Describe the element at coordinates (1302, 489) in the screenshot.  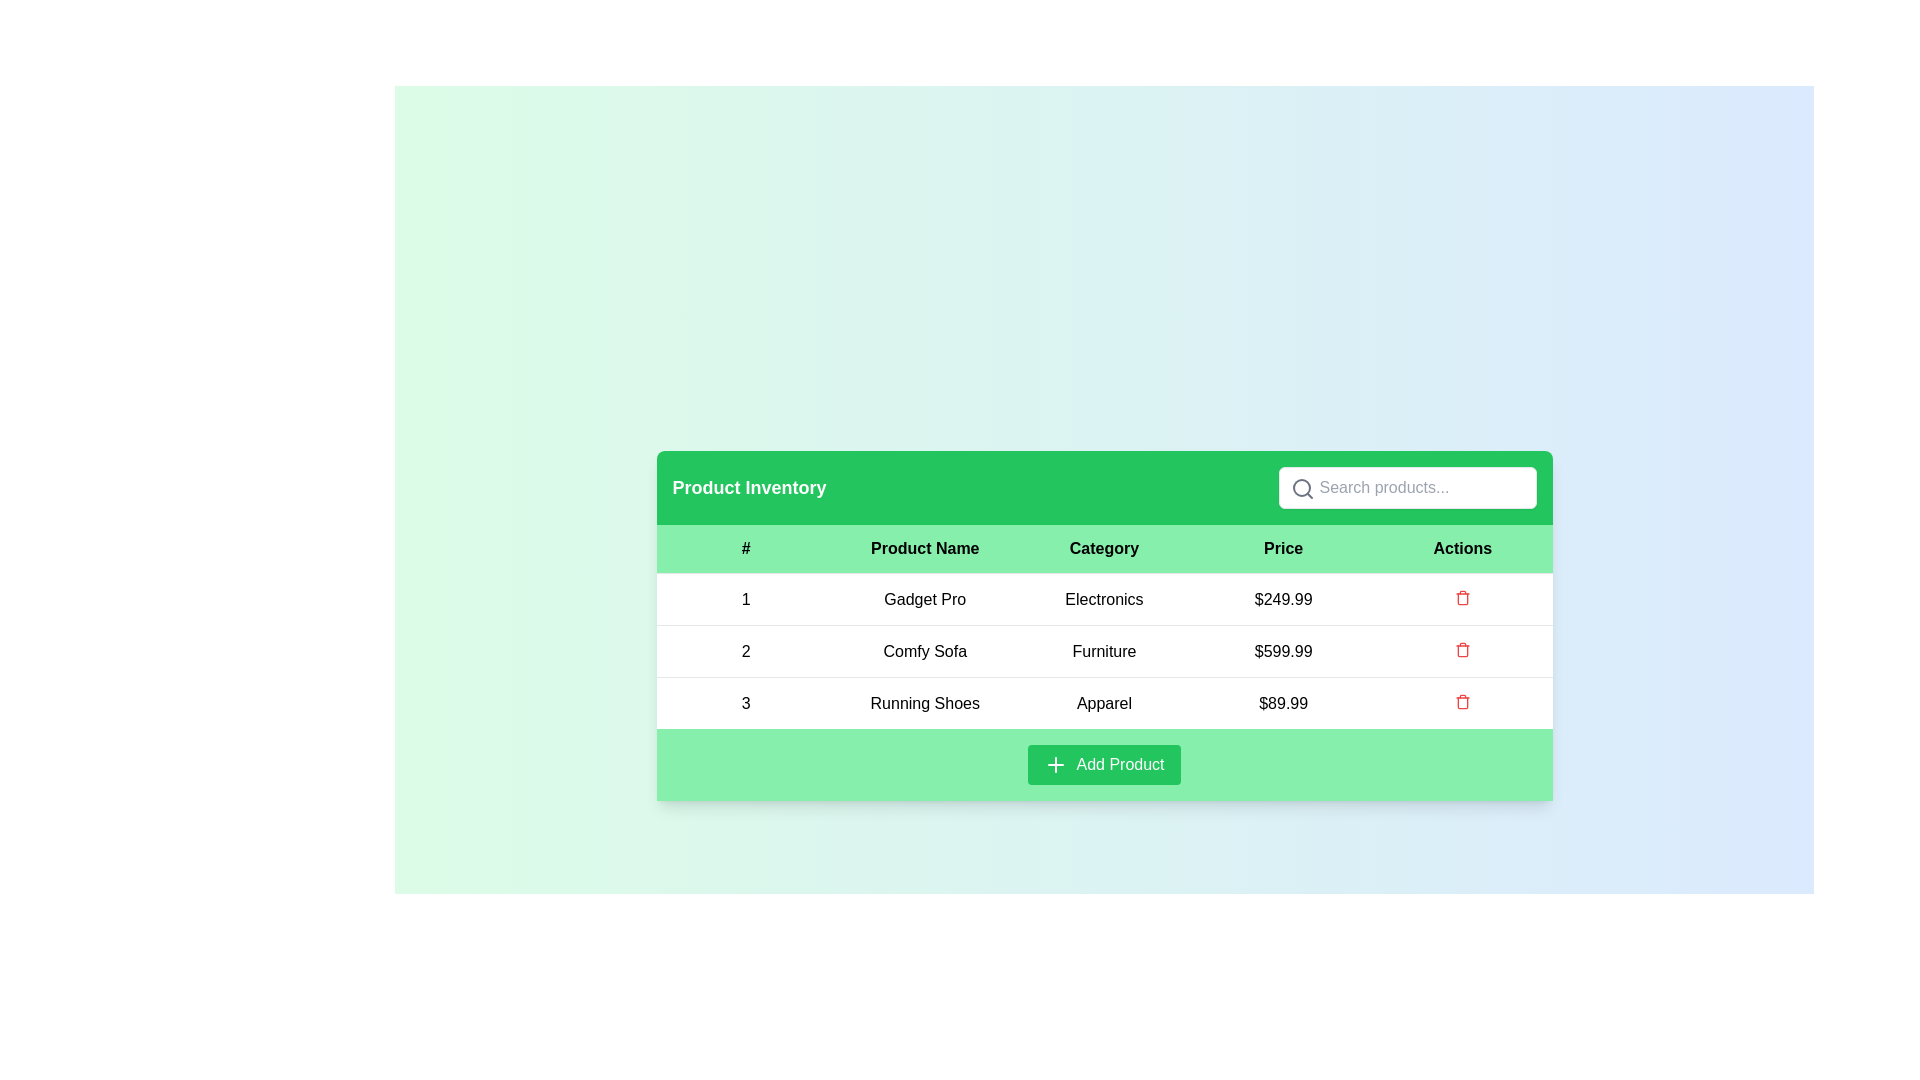
I see `the magnifying glass icon located at the leftmost part of the search bar, adjacent to the input field in the green header section` at that location.